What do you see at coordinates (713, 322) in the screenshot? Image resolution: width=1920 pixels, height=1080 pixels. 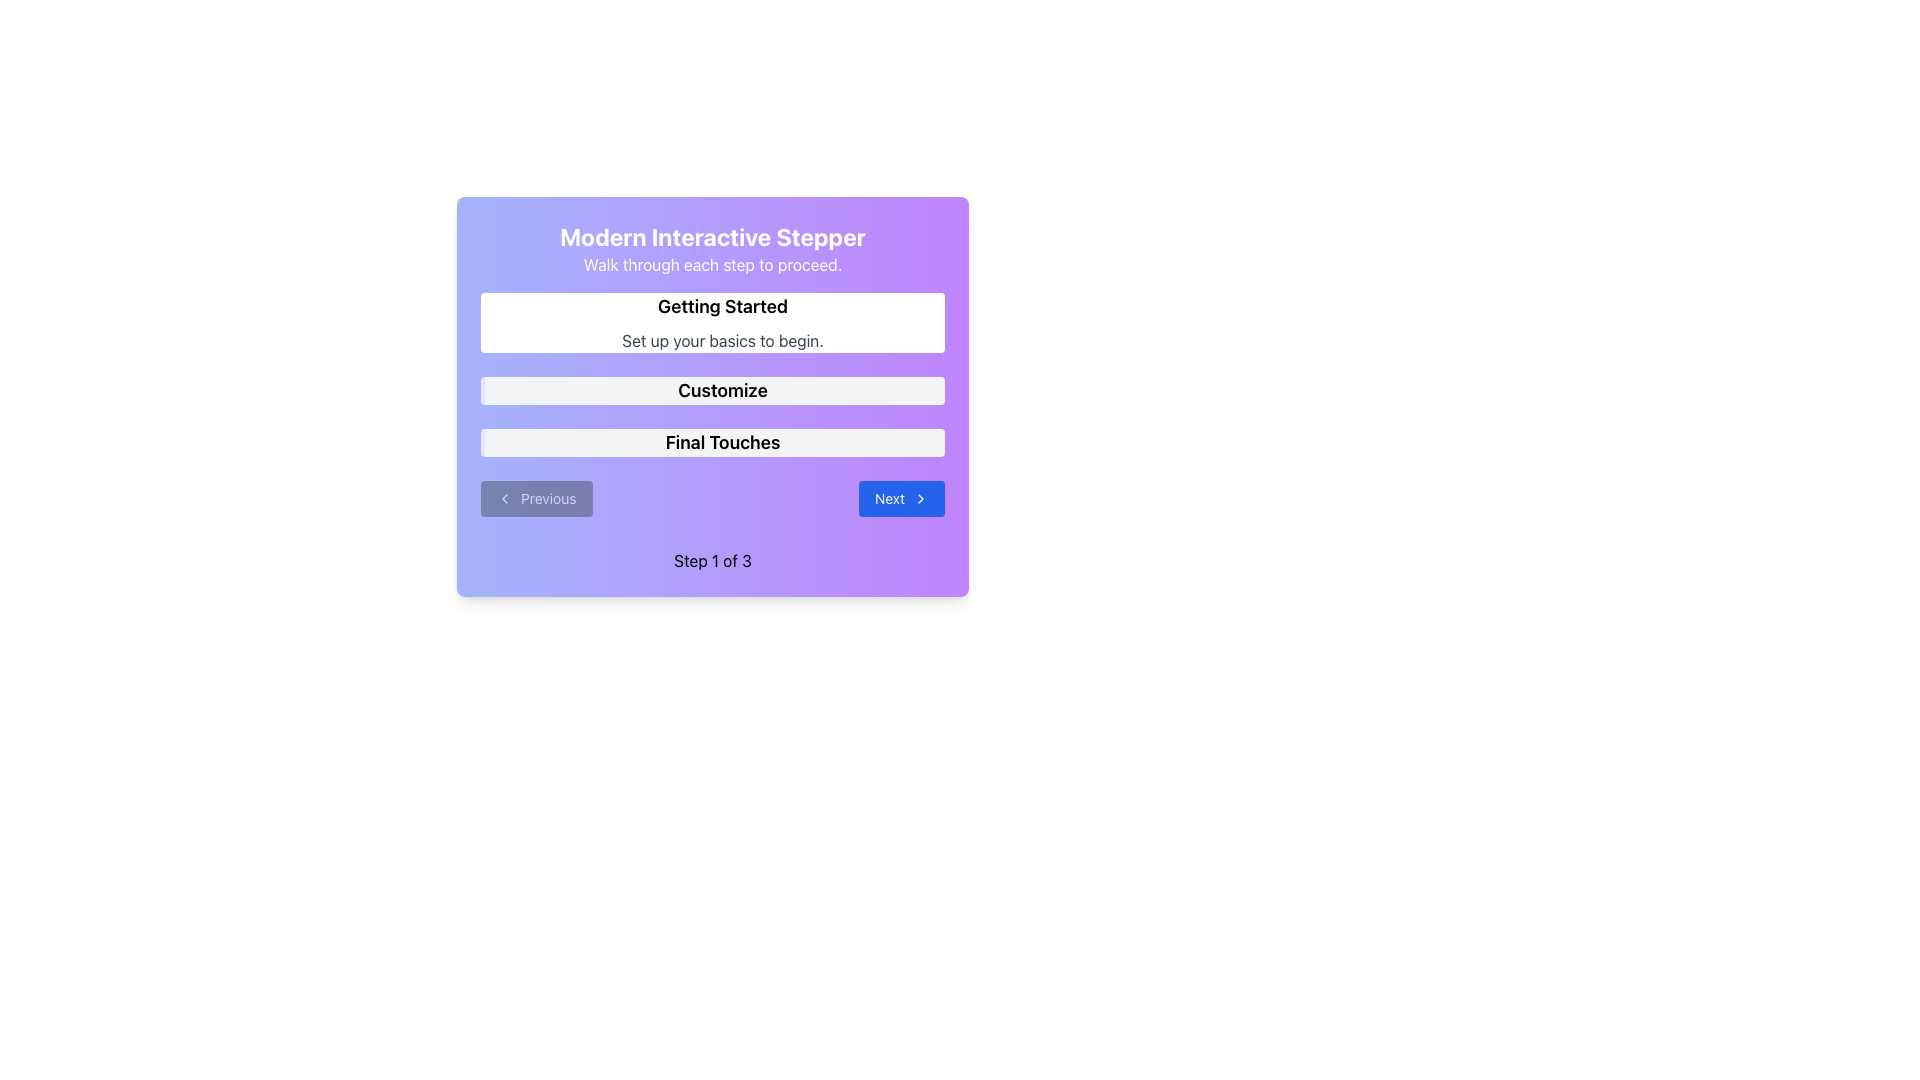 I see `the 'Getting Started' textual header block, which features bold text in larger font and a lighter subtitle, located above 'Customize' and 'Final Touches'` at bounding box center [713, 322].